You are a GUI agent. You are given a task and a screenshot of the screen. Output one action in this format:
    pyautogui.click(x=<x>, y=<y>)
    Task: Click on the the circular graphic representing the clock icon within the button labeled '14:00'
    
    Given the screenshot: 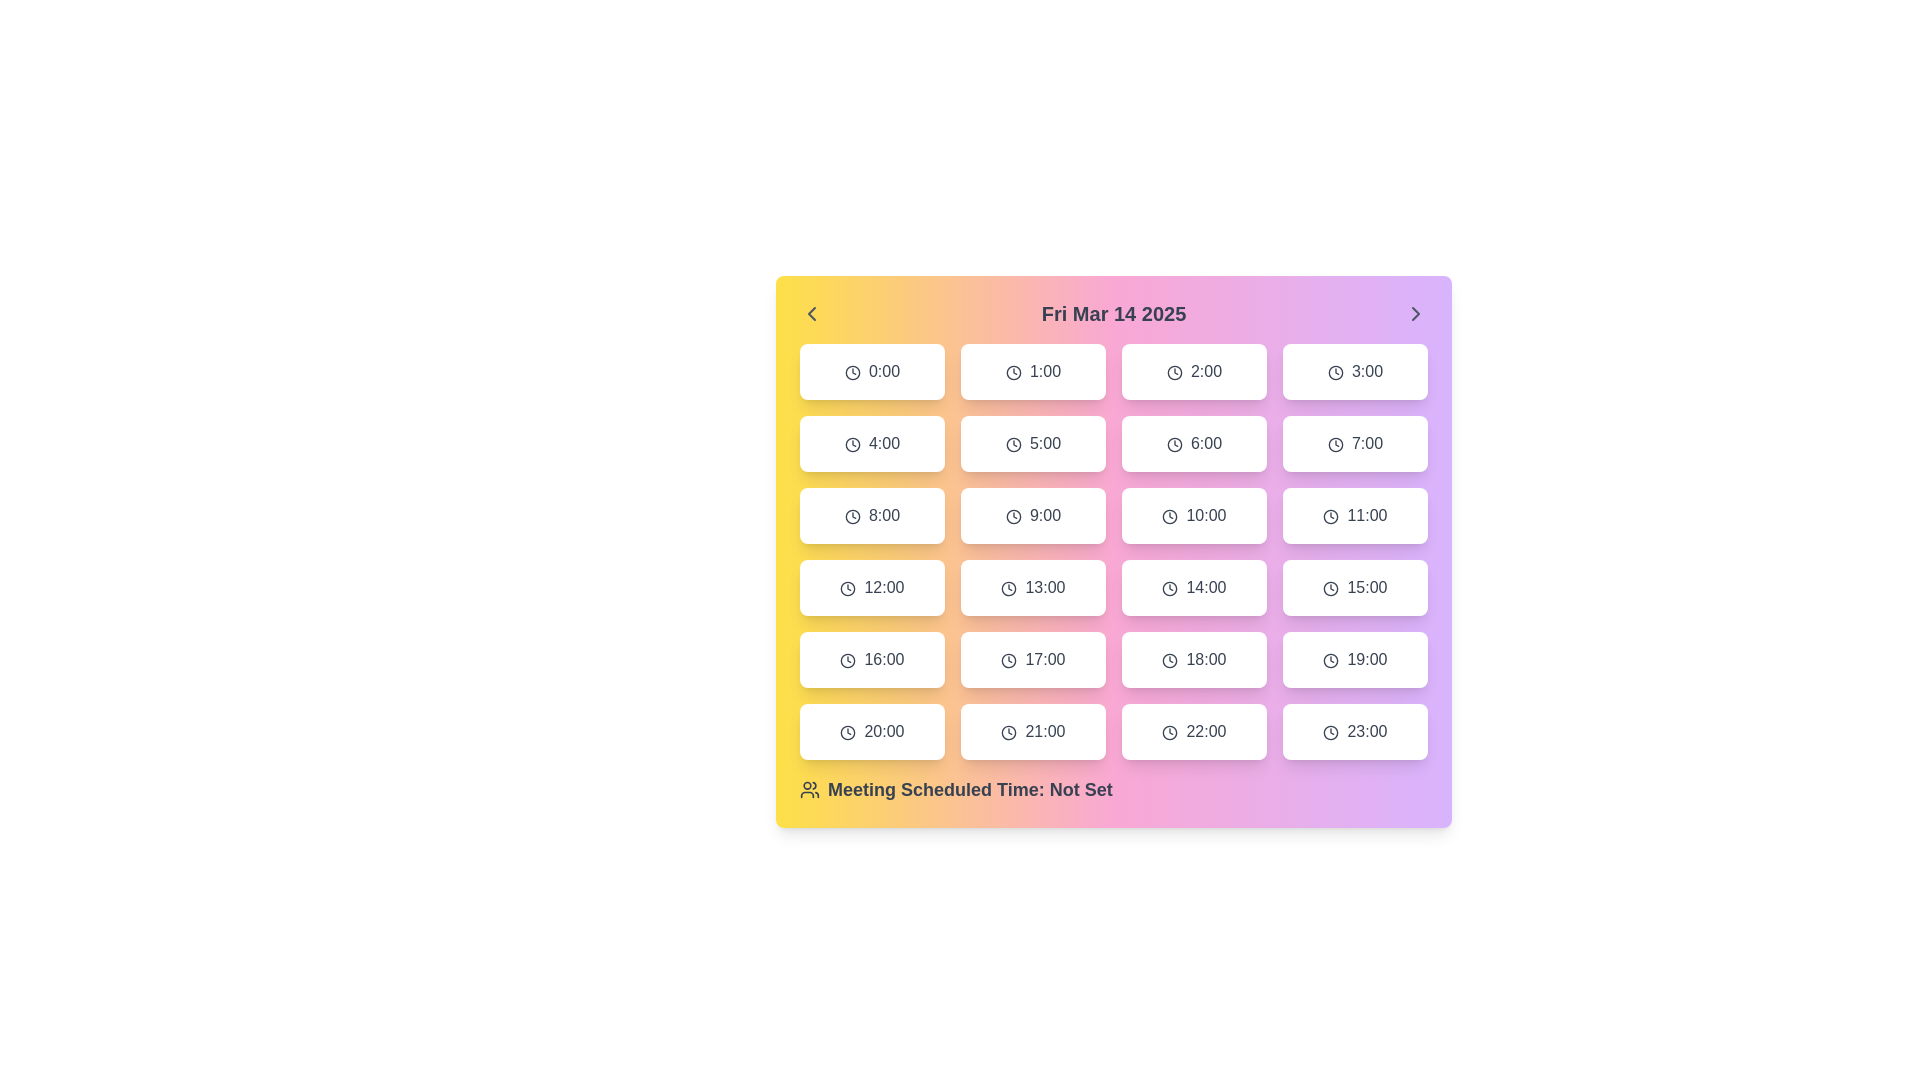 What is the action you would take?
    pyautogui.click(x=1170, y=587)
    